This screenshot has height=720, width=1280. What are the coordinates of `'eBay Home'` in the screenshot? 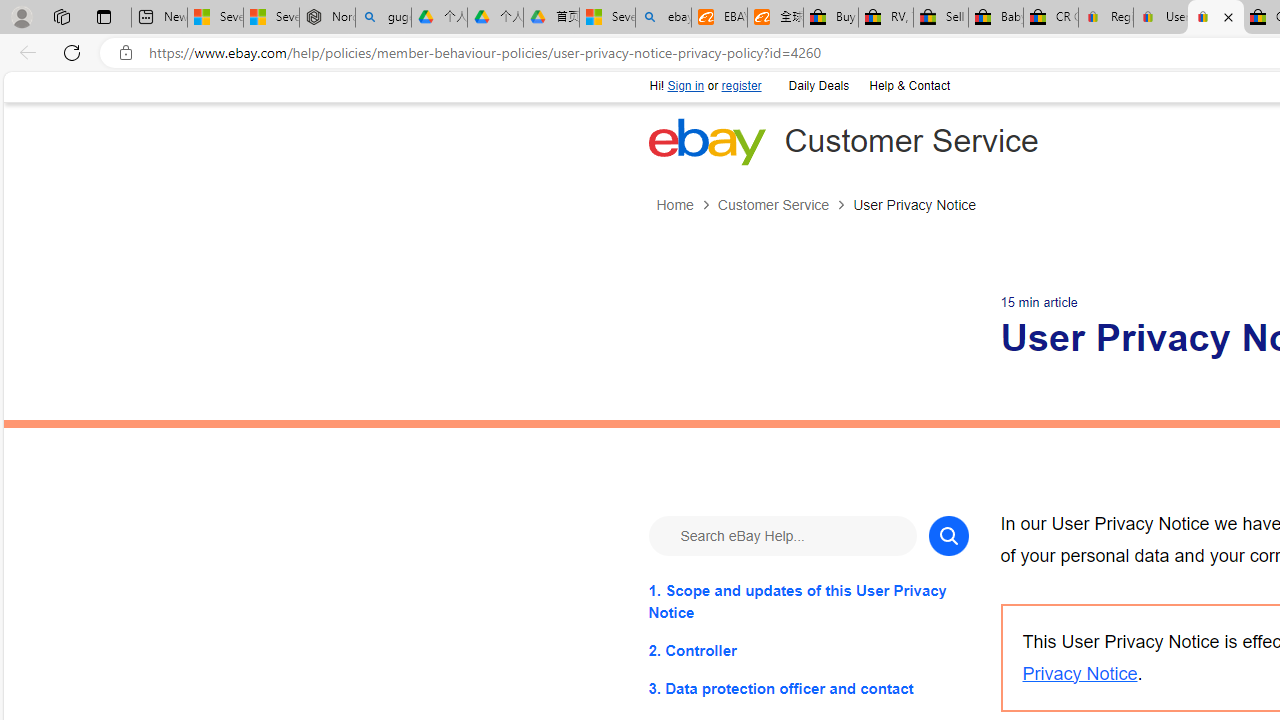 It's located at (706, 140).